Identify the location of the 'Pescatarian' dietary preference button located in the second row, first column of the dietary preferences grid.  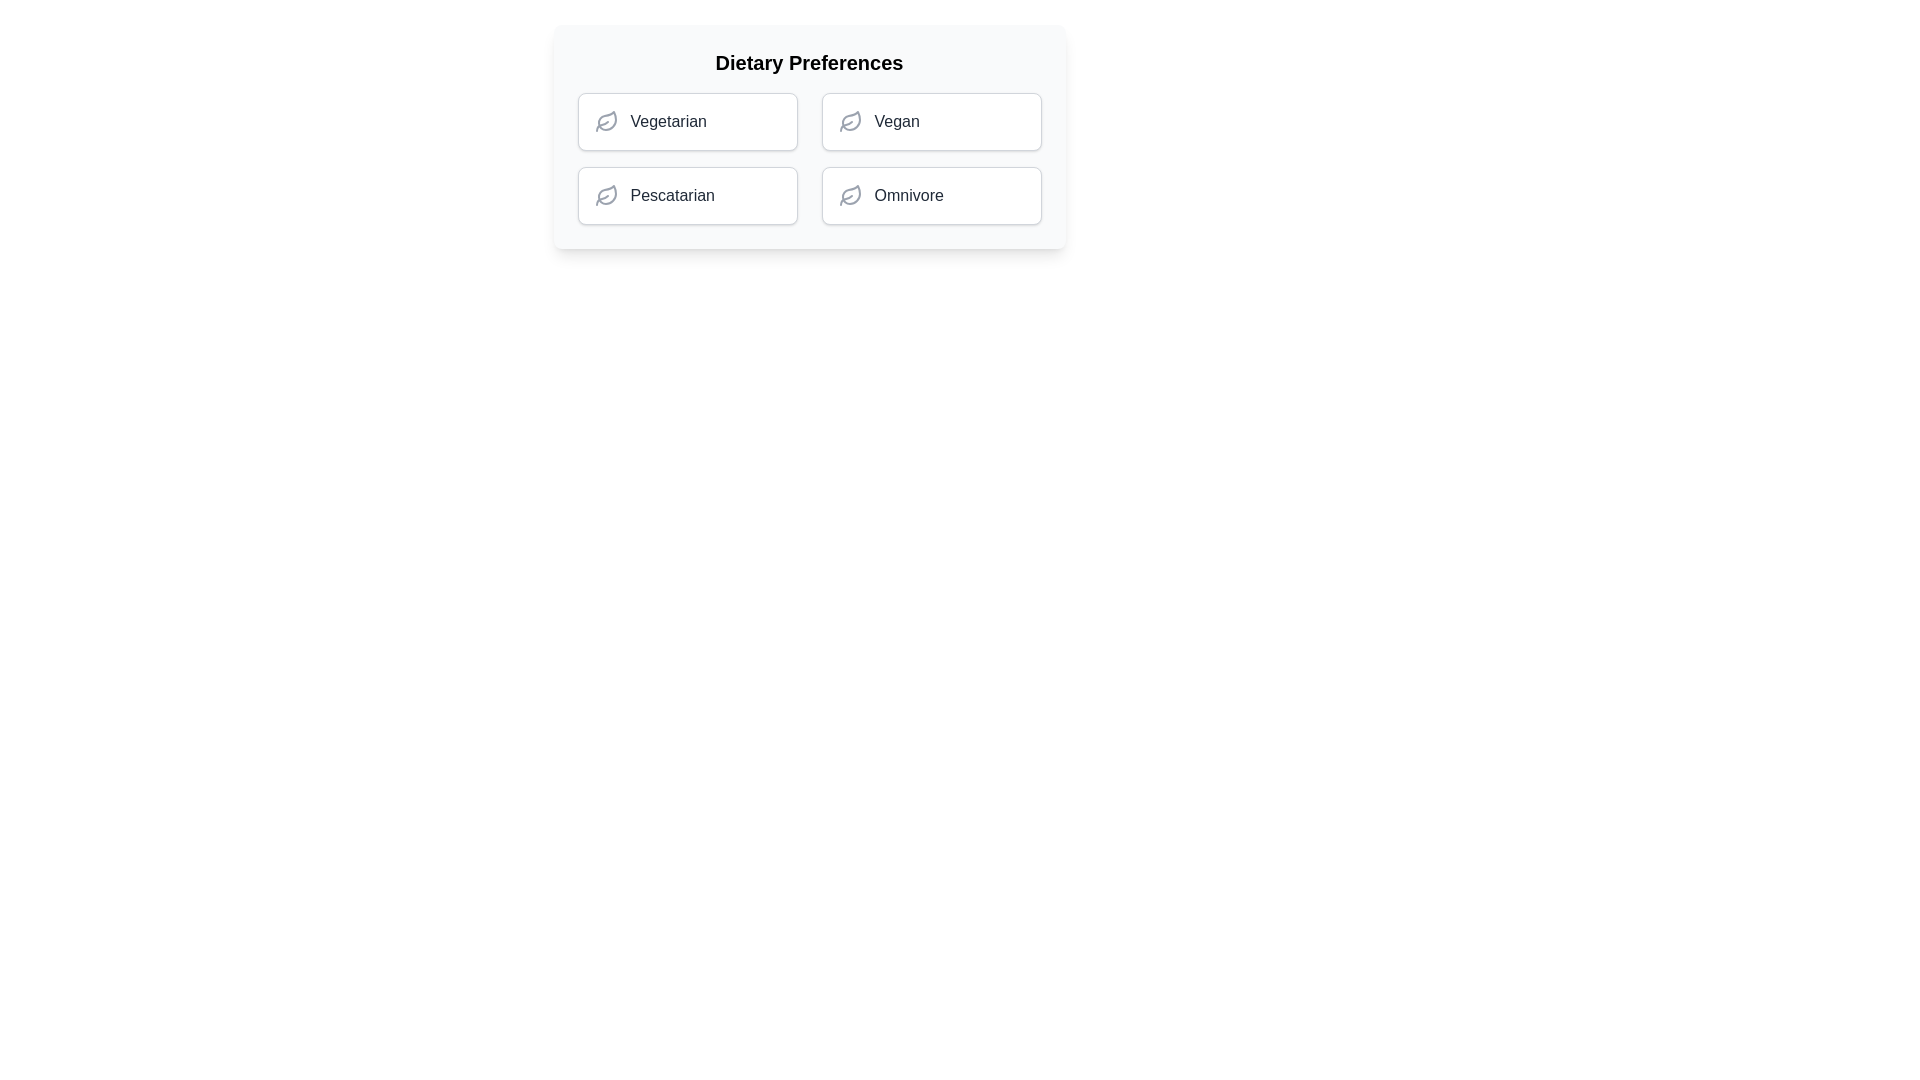
(687, 196).